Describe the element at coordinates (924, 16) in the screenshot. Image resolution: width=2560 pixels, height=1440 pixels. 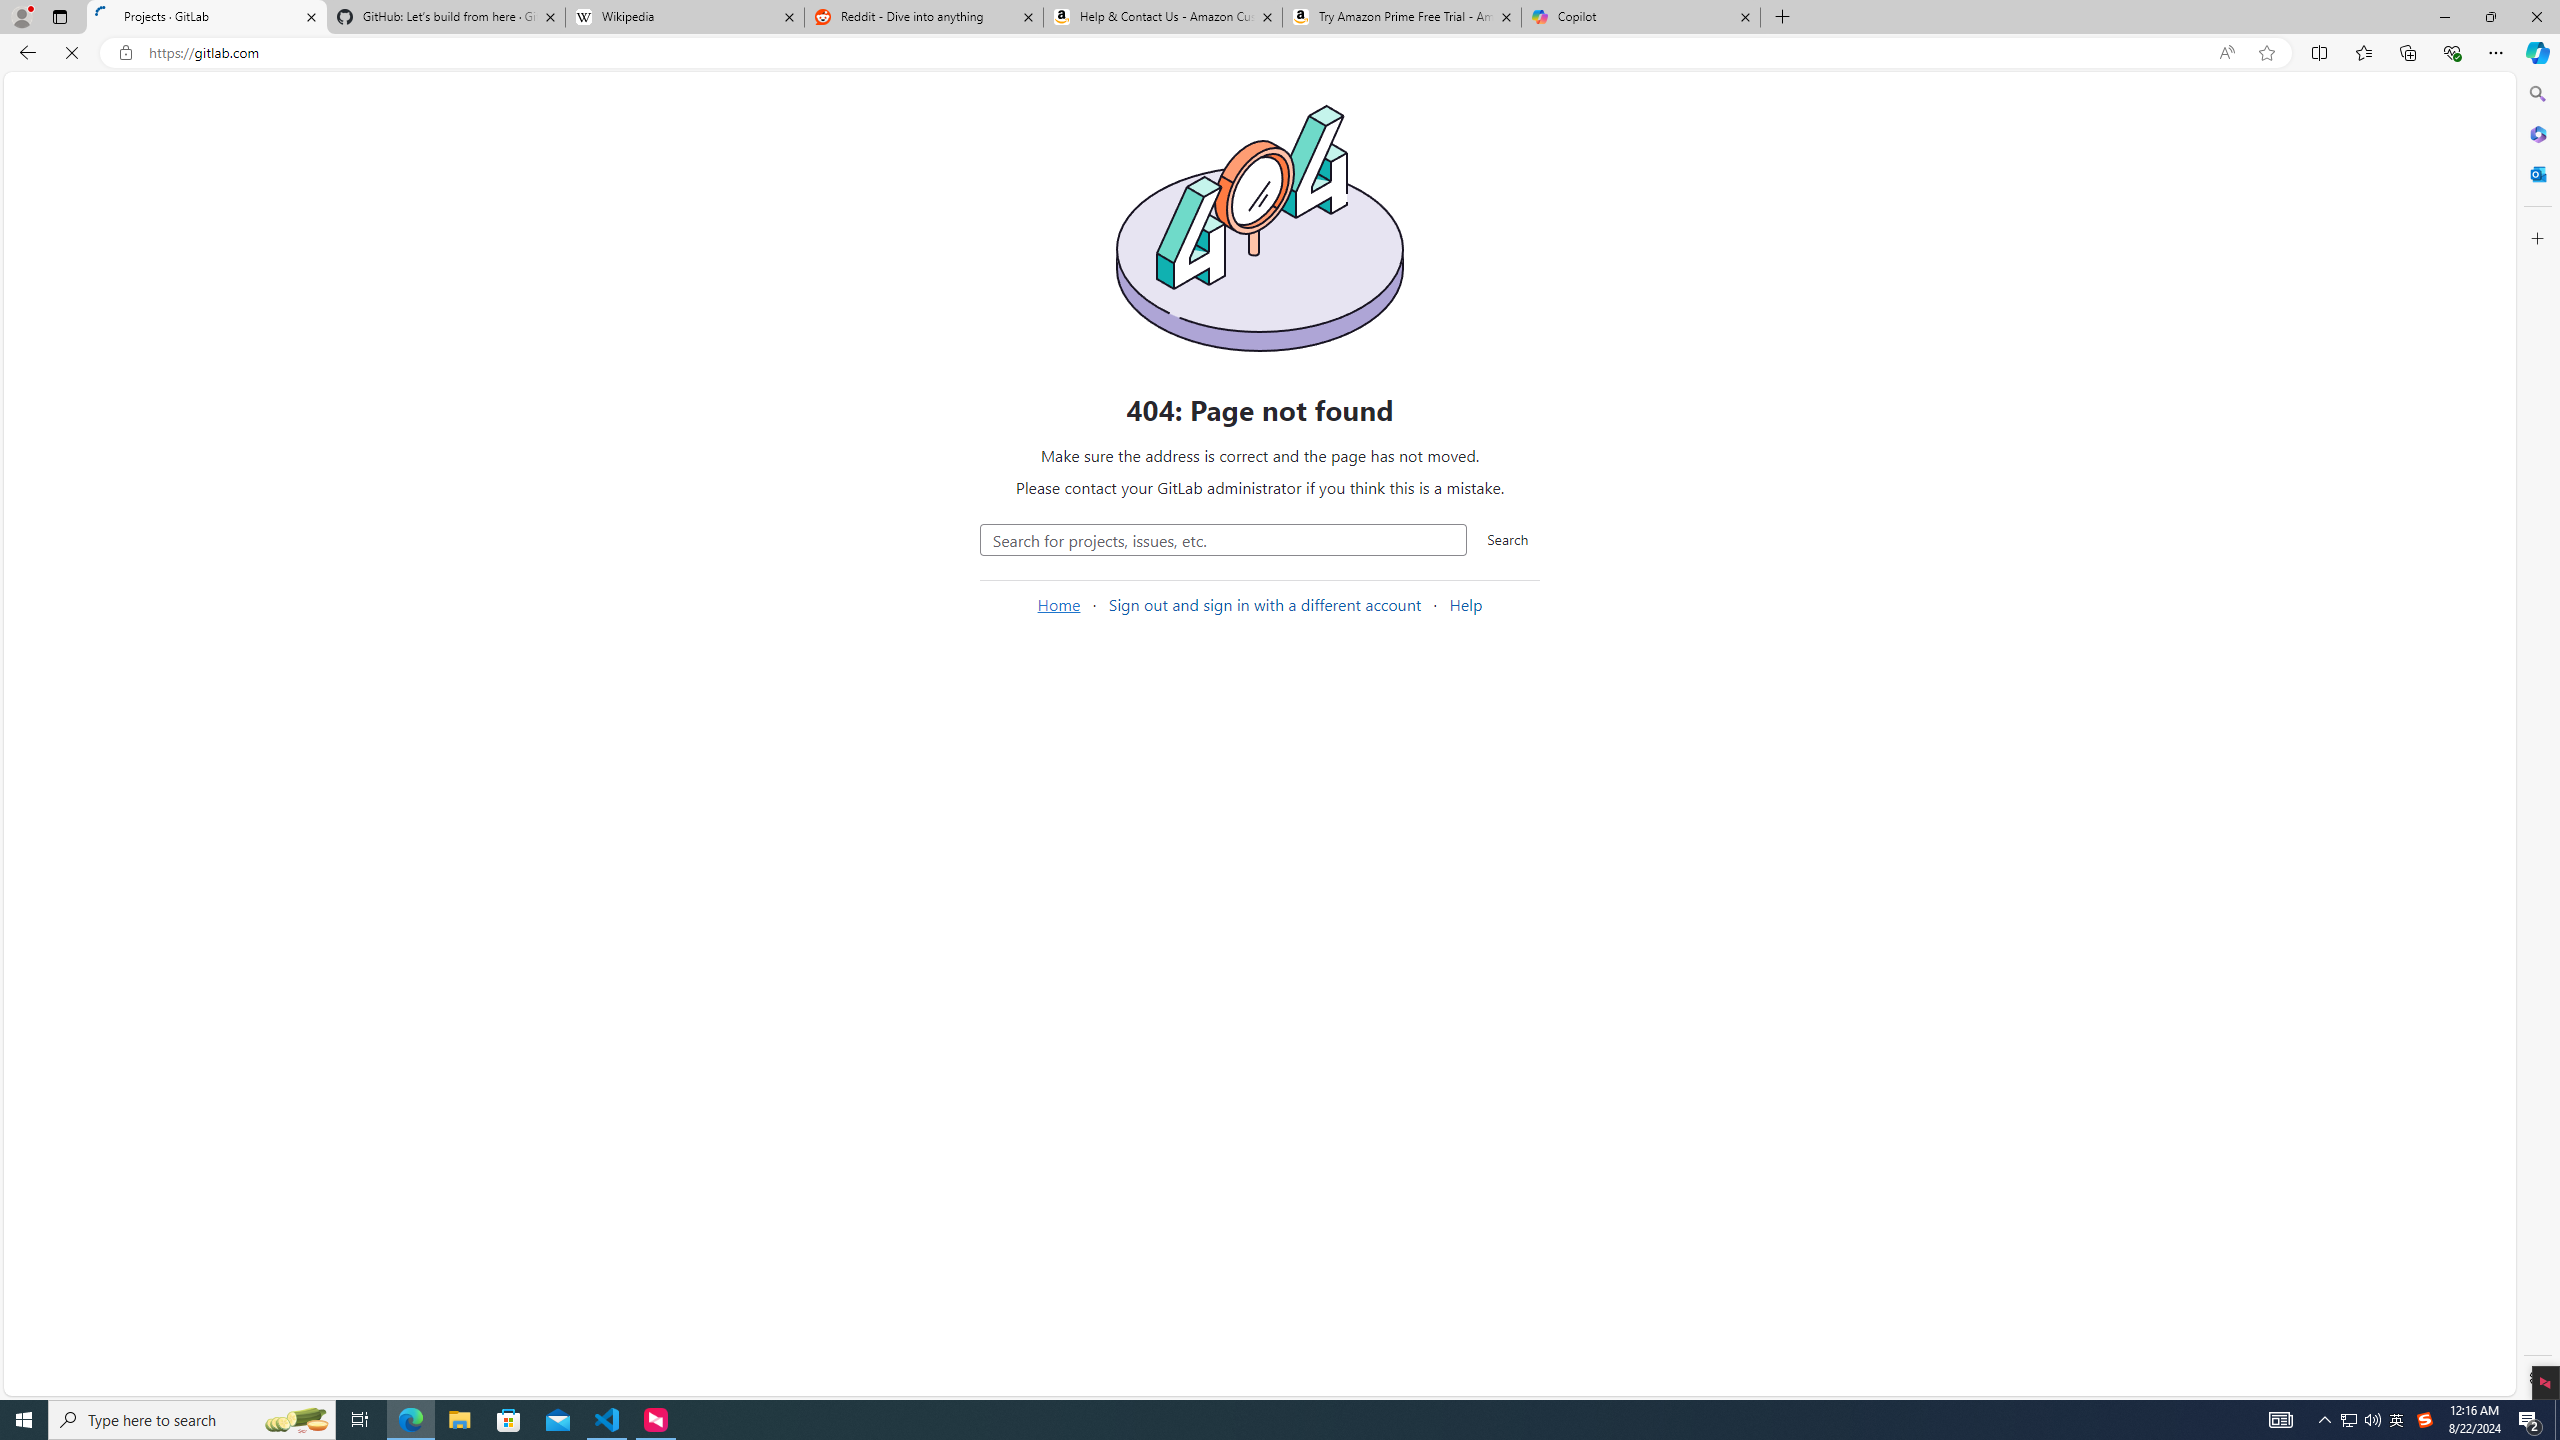
I see `'Reddit - Dive into anything'` at that location.